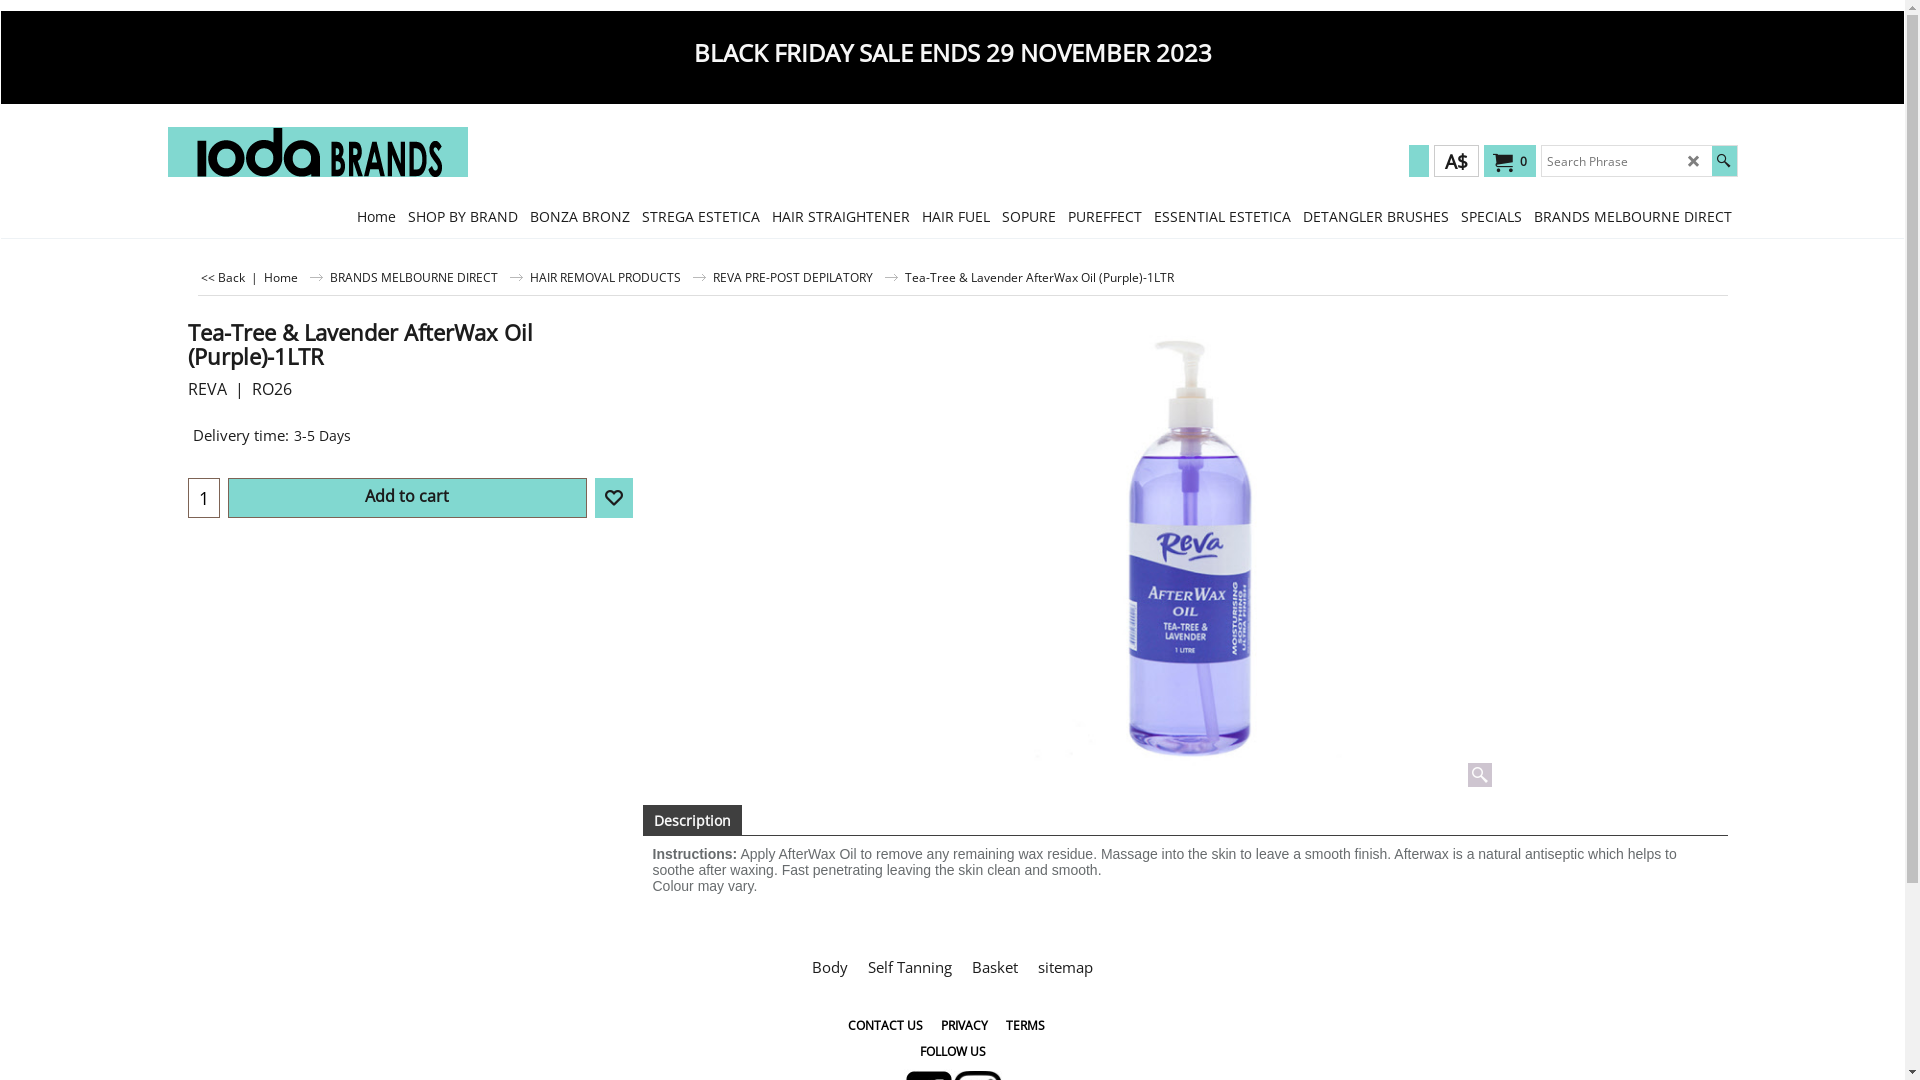 This screenshot has height=1080, width=1920. What do you see at coordinates (1221, 215) in the screenshot?
I see `'ESSENTIAL ESTETICA'` at bounding box center [1221, 215].